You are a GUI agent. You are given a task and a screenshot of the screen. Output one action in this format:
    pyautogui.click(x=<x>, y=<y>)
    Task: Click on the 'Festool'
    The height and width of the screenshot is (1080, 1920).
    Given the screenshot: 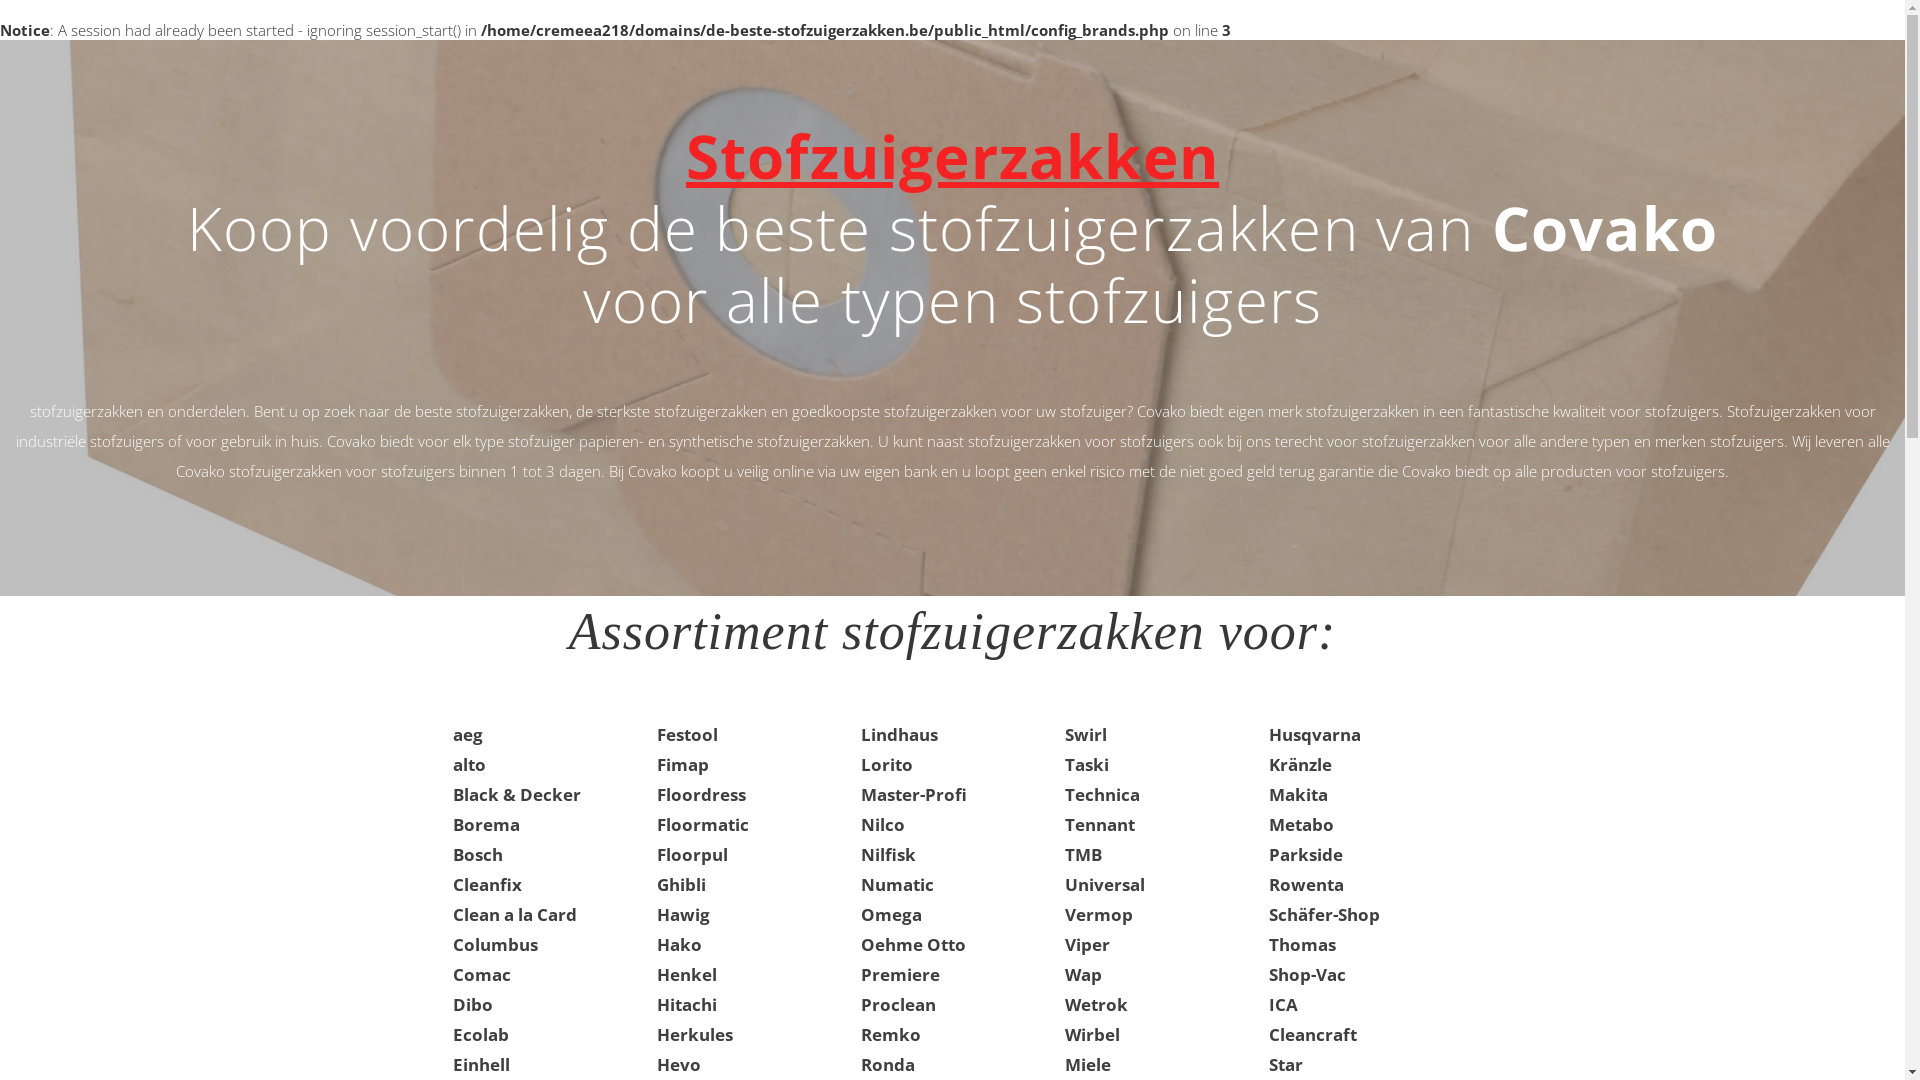 What is the action you would take?
    pyautogui.click(x=686, y=734)
    